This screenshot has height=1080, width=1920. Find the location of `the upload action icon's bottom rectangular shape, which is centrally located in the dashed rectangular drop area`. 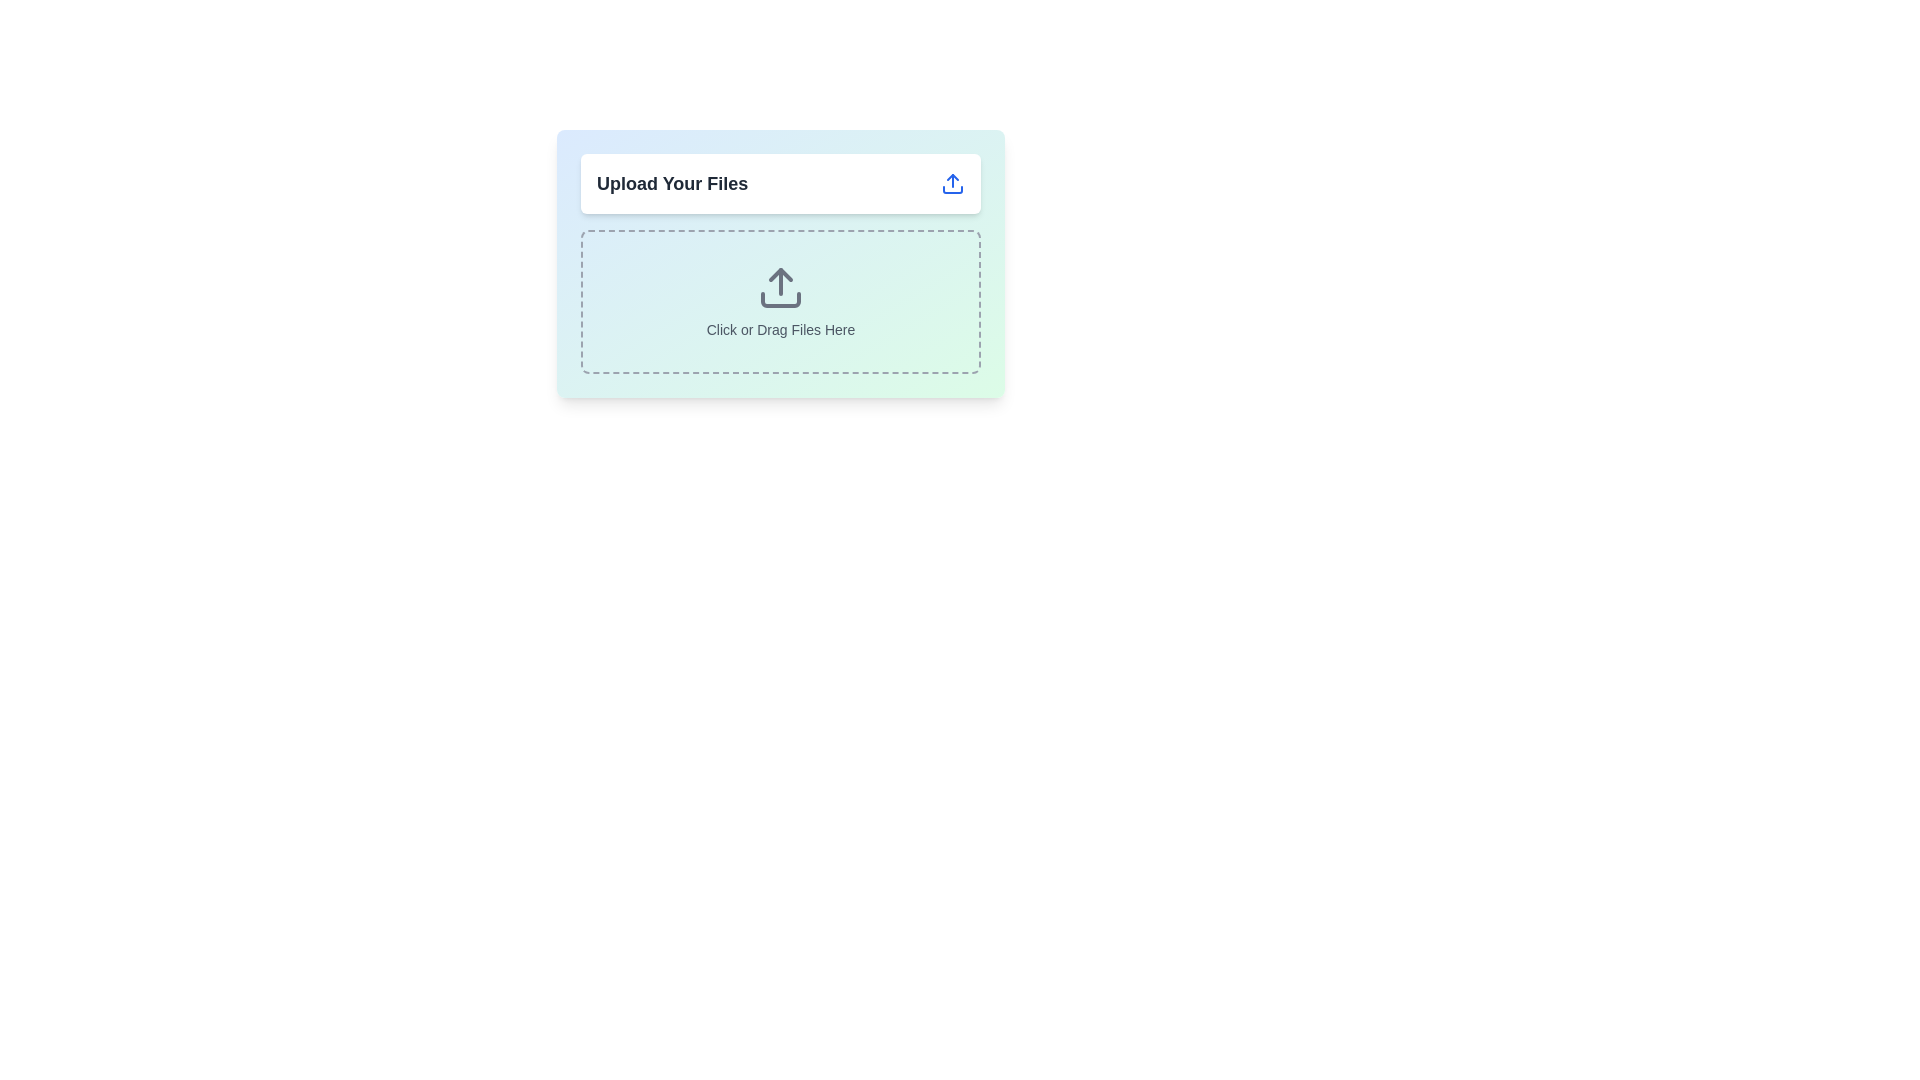

the upload action icon's bottom rectangular shape, which is centrally located in the dashed rectangular drop area is located at coordinates (780, 300).